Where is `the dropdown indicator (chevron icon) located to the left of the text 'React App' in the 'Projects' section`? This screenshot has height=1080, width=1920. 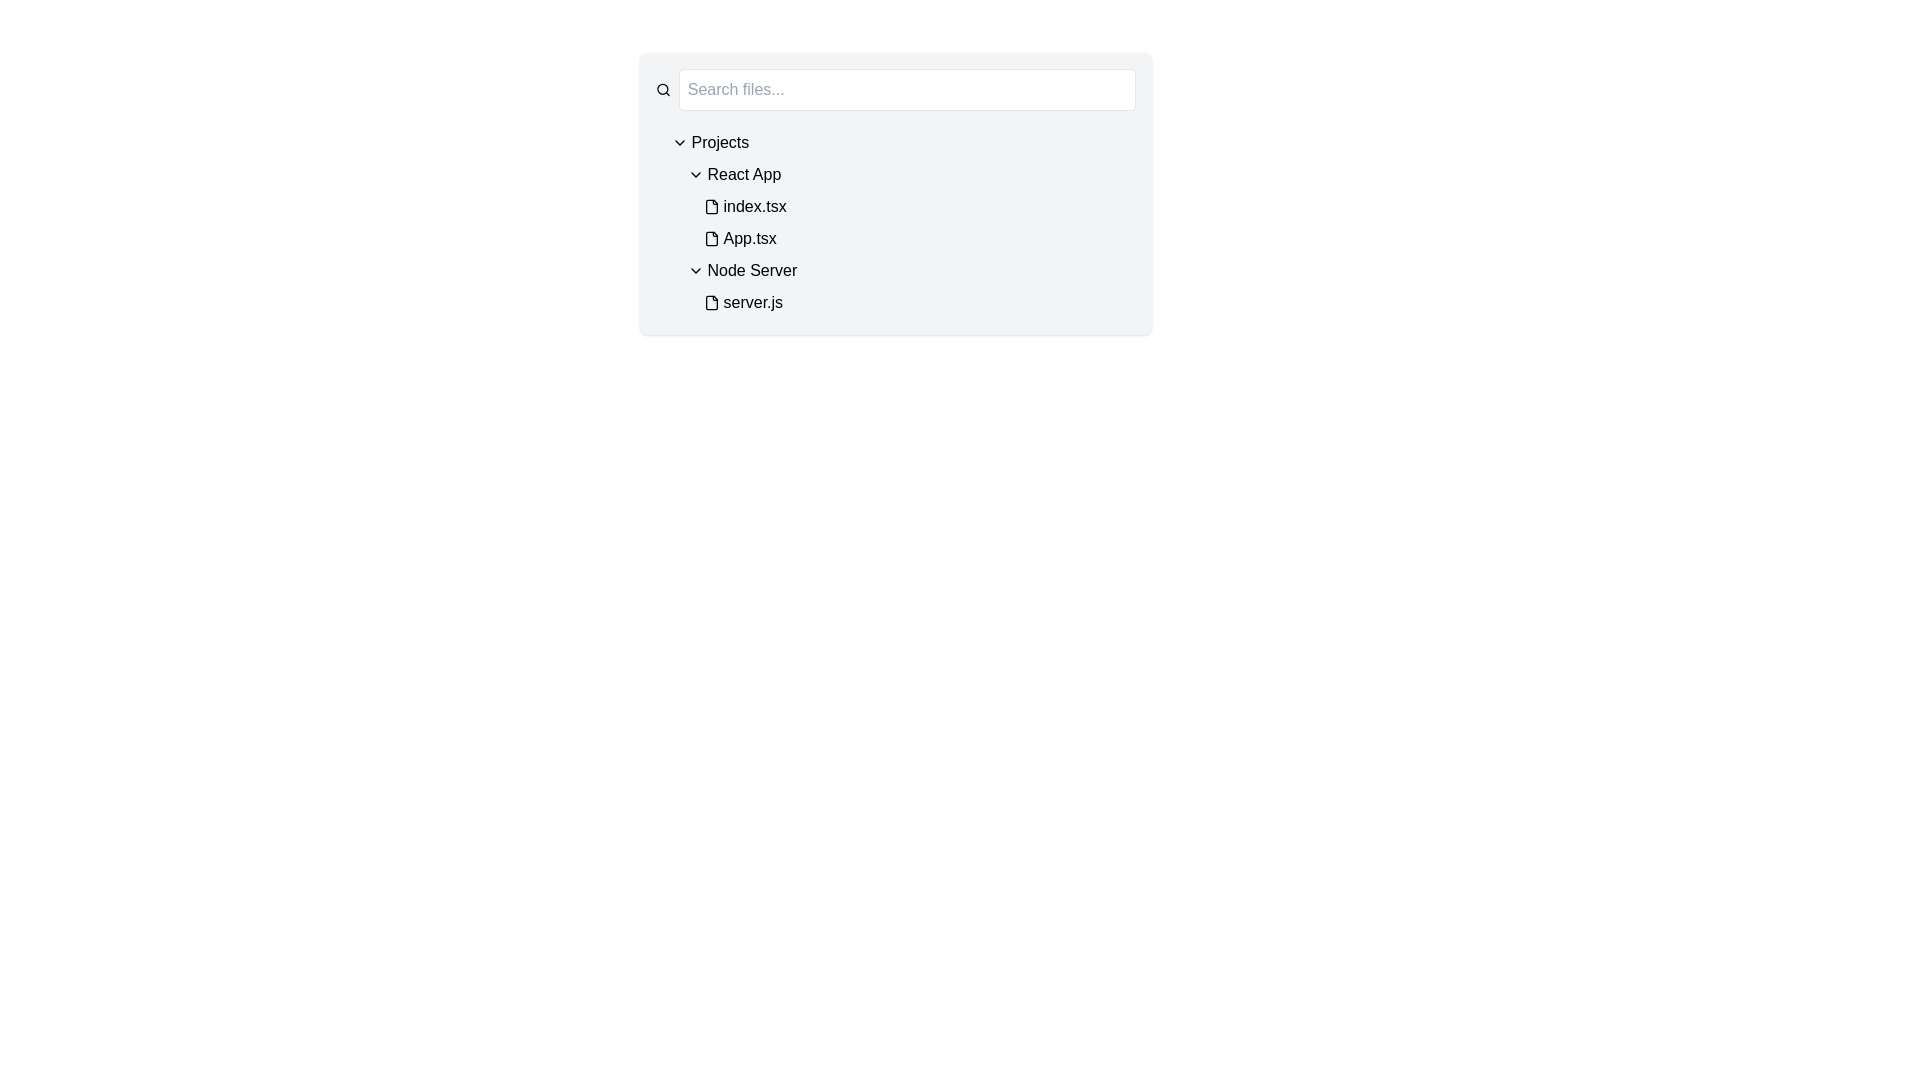 the dropdown indicator (chevron icon) located to the left of the text 'React App' in the 'Projects' section is located at coordinates (695, 173).